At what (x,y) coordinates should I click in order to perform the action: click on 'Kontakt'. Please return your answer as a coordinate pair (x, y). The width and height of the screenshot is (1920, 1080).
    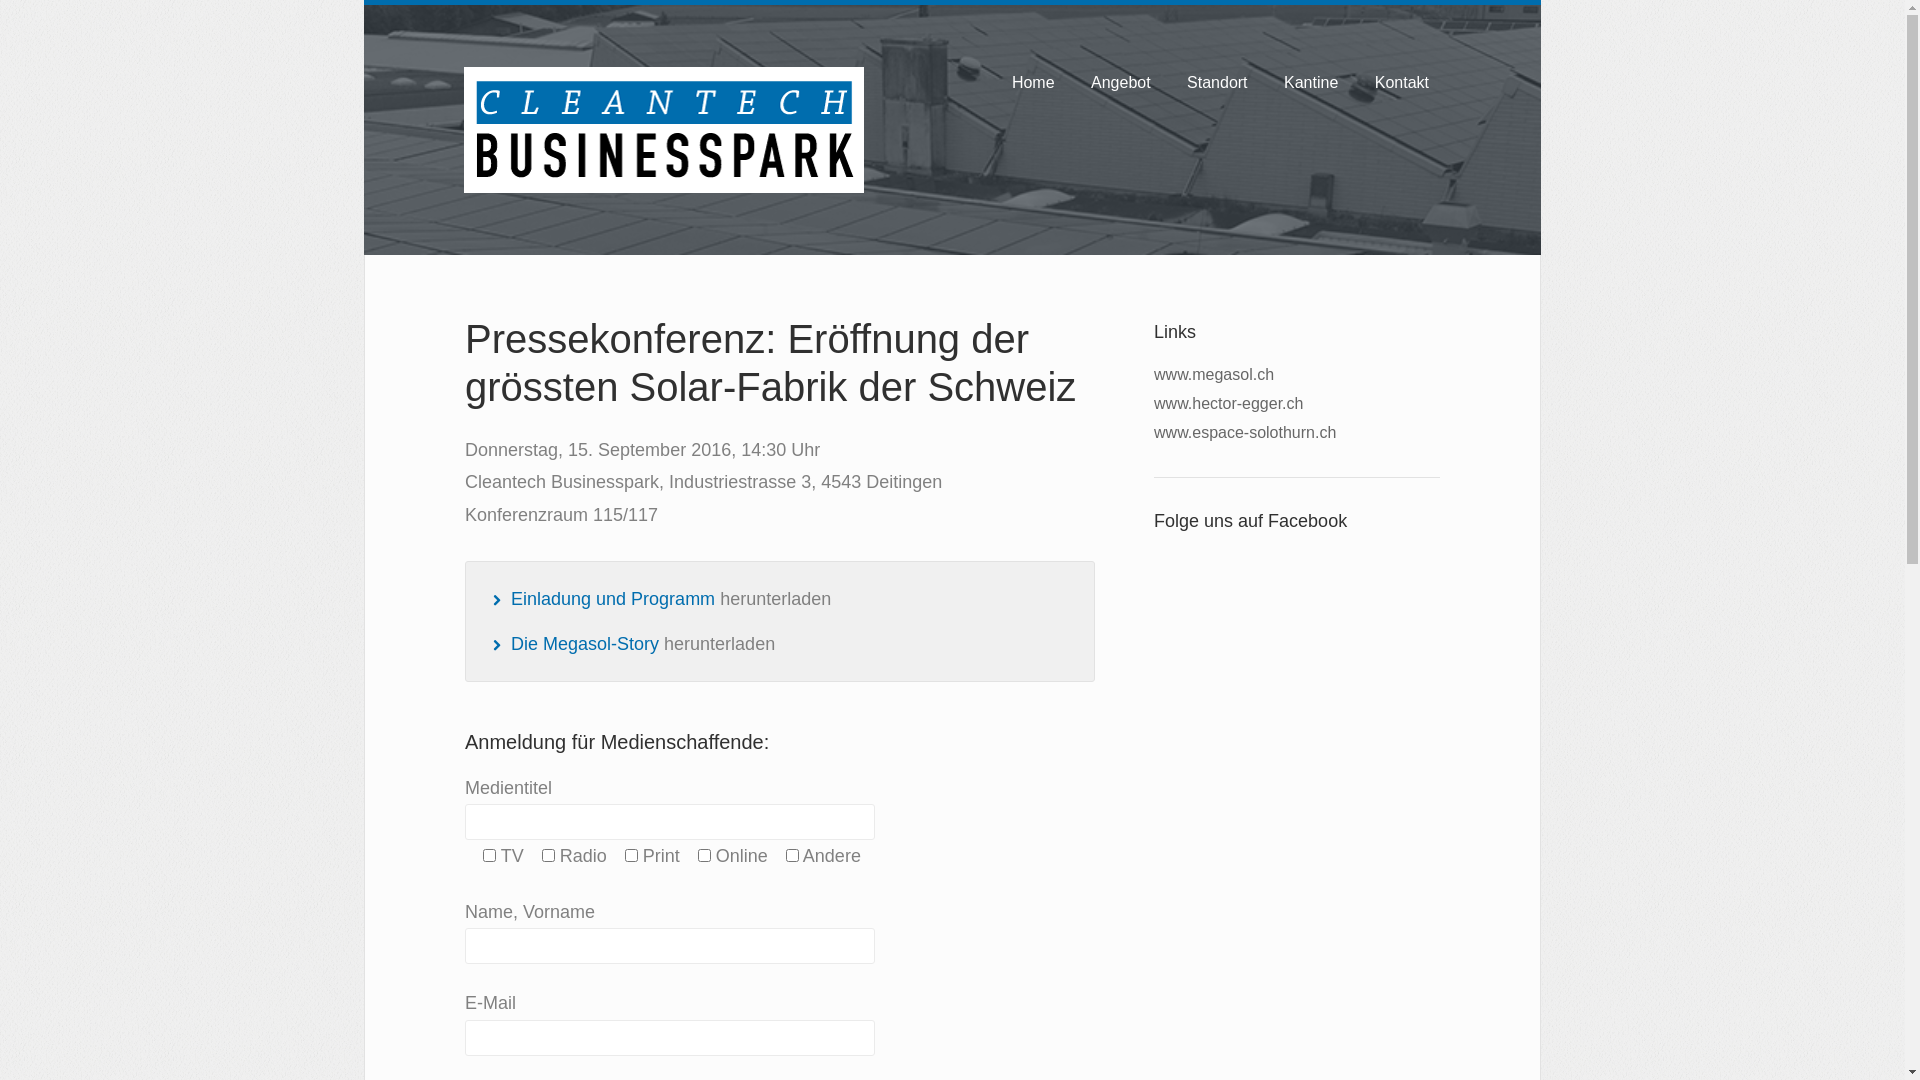
    Looking at the image, I should click on (1400, 82).